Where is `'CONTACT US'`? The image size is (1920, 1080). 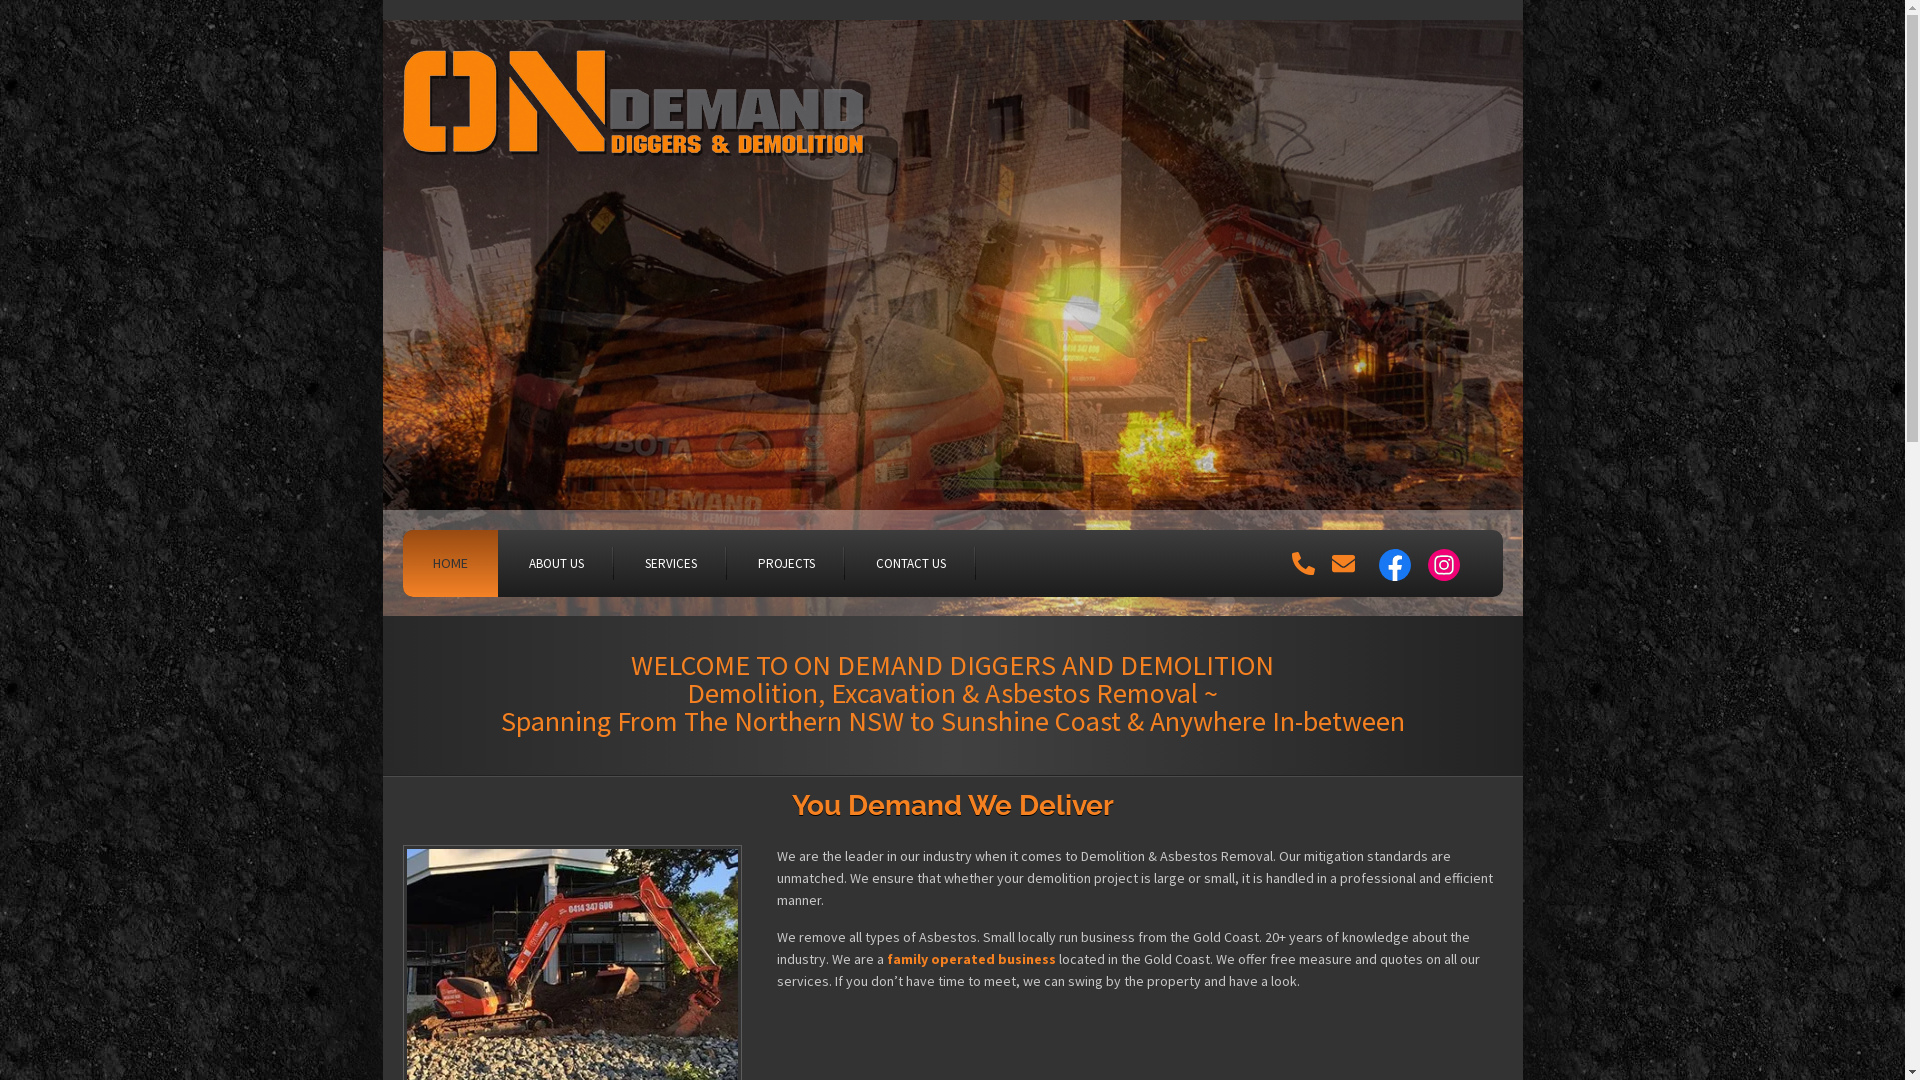
'CONTACT US' is located at coordinates (845, 563).